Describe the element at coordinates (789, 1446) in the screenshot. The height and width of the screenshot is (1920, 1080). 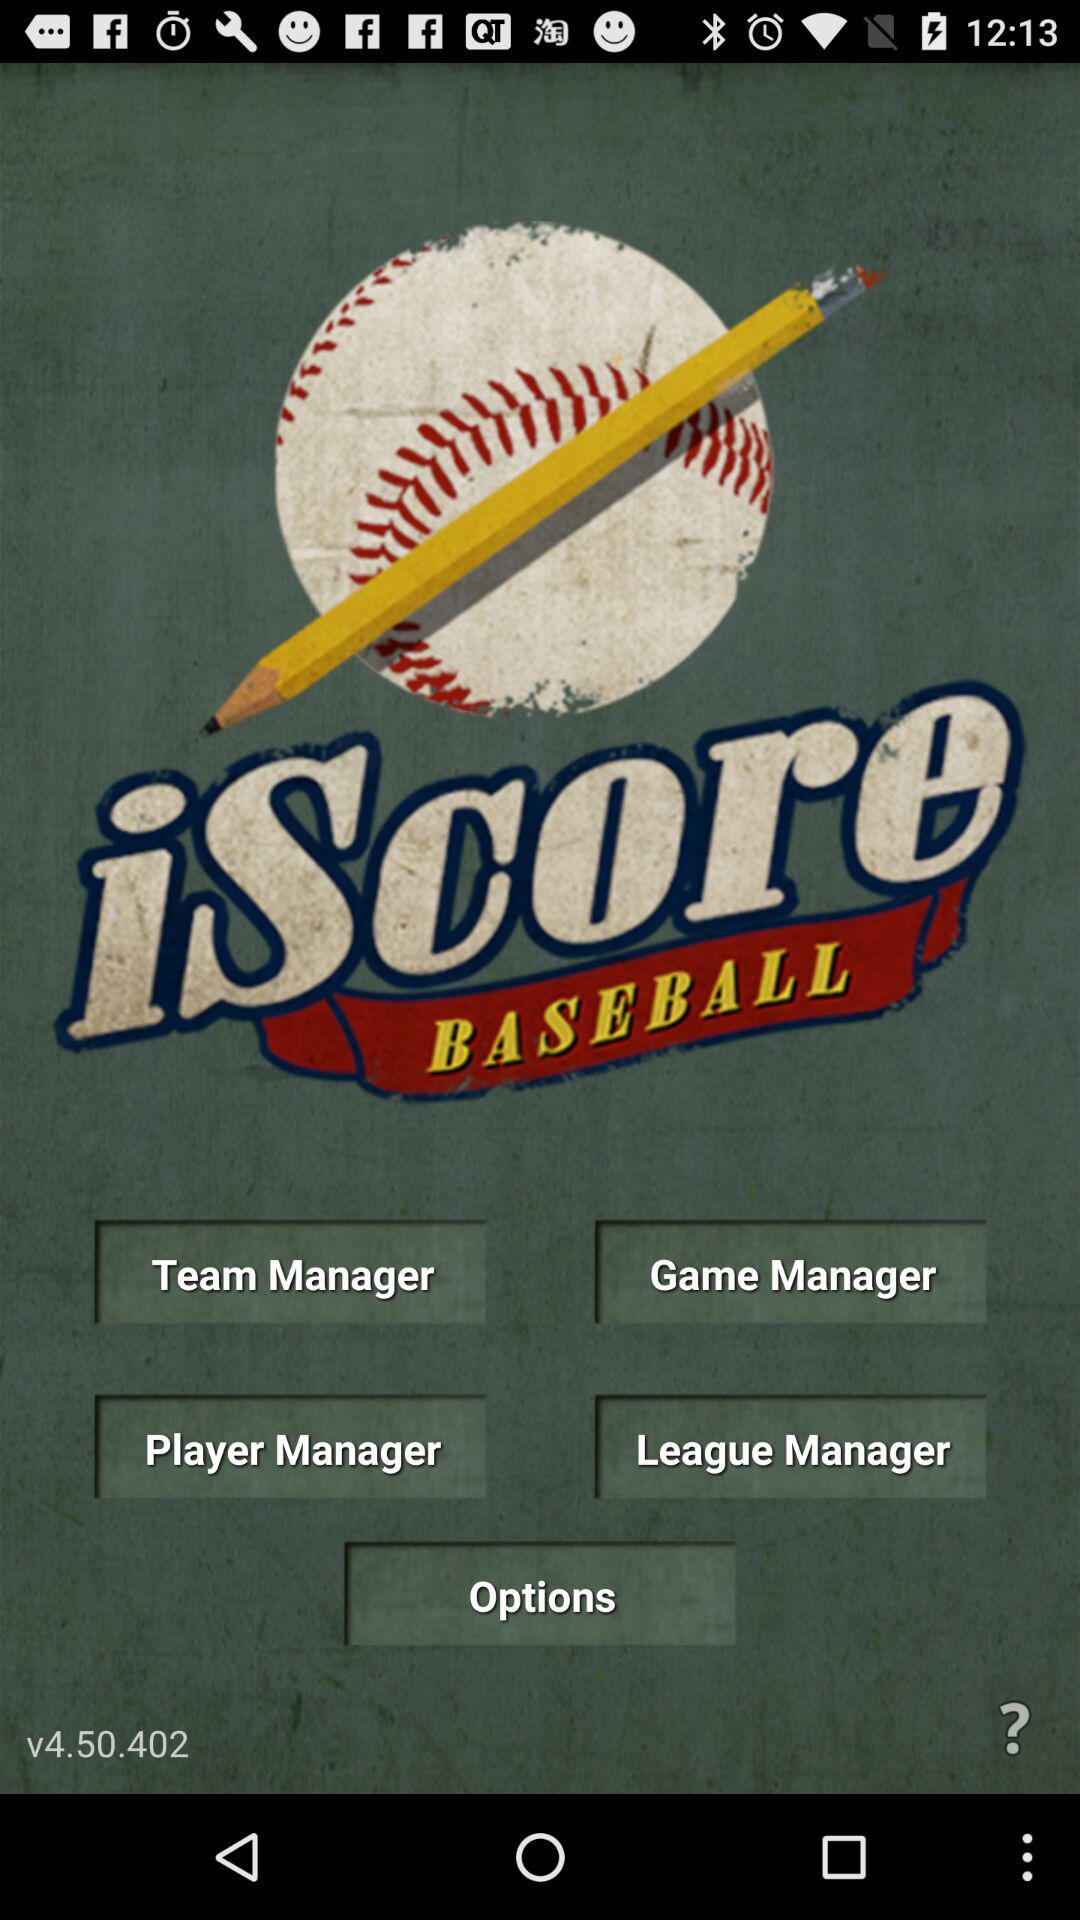
I see `the item below game manager item` at that location.